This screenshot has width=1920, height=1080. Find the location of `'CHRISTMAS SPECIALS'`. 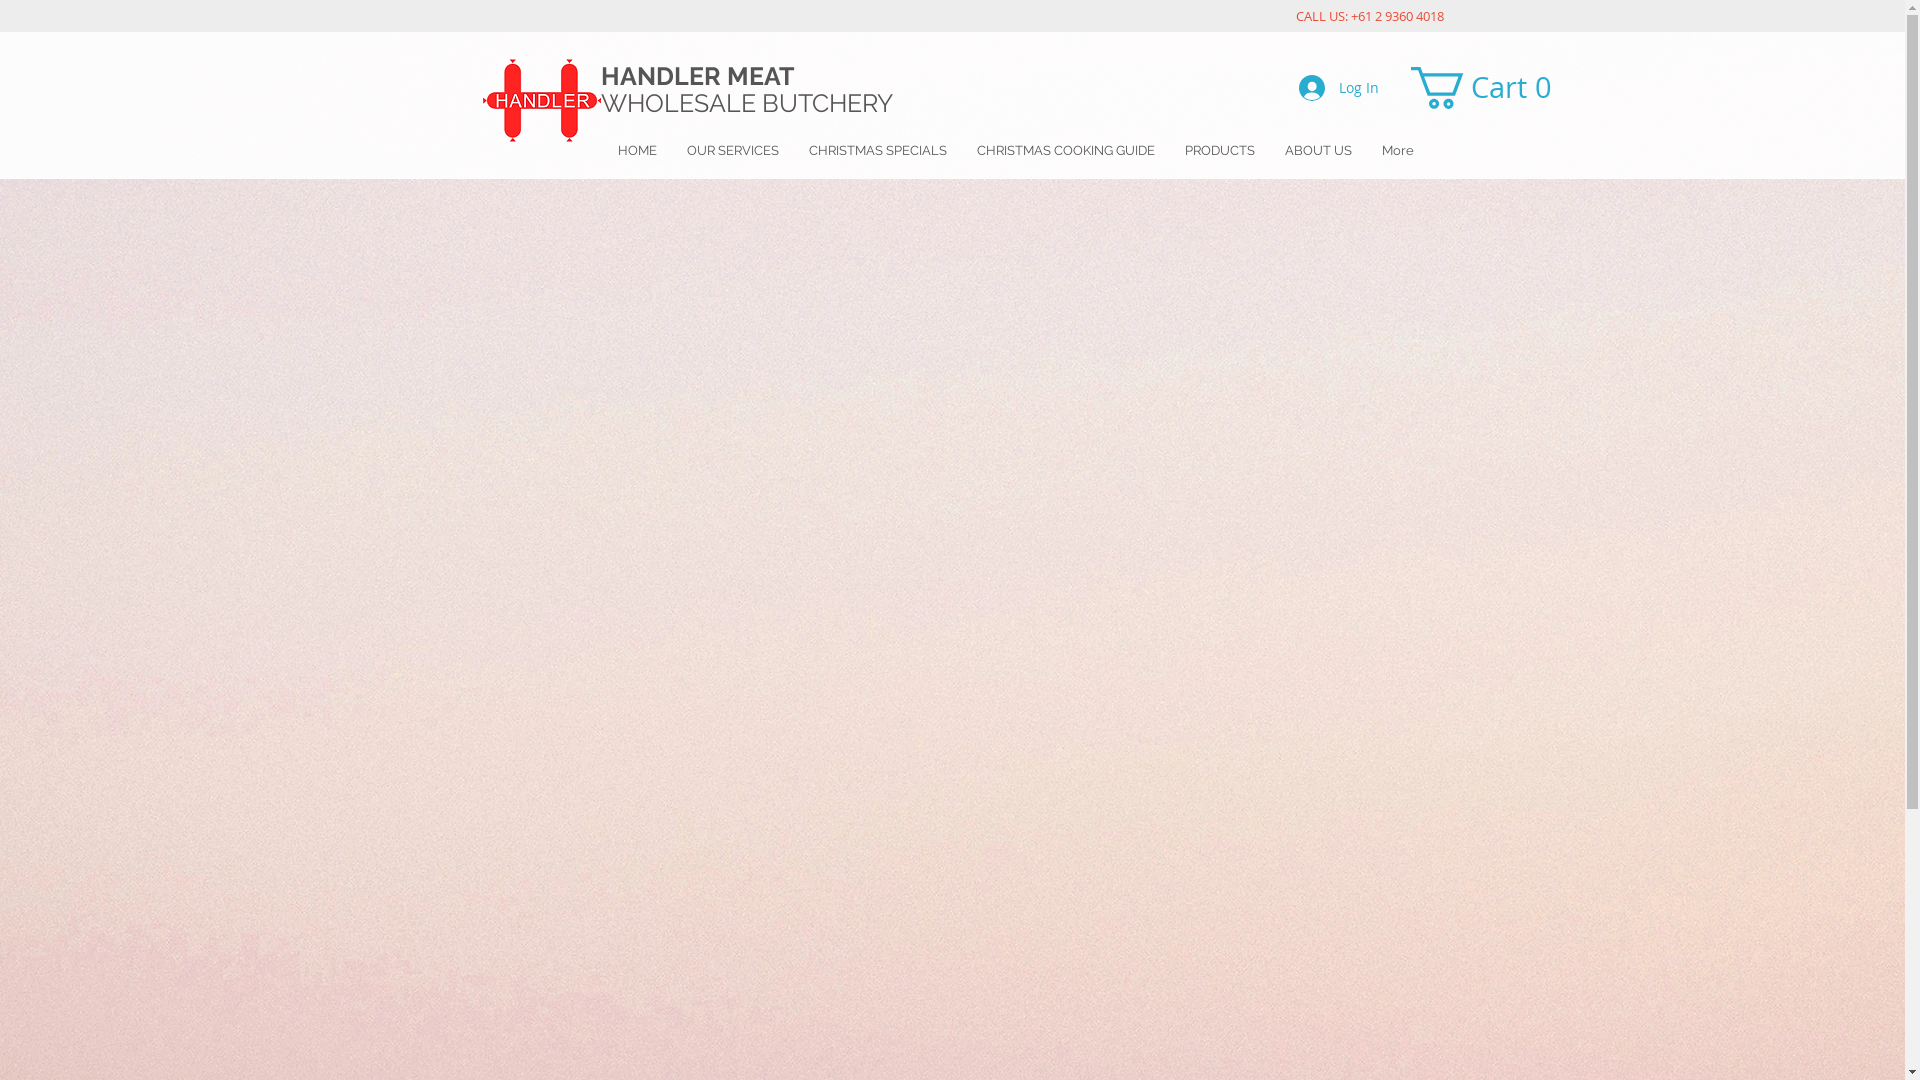

'CHRISTMAS SPECIALS' is located at coordinates (878, 149).